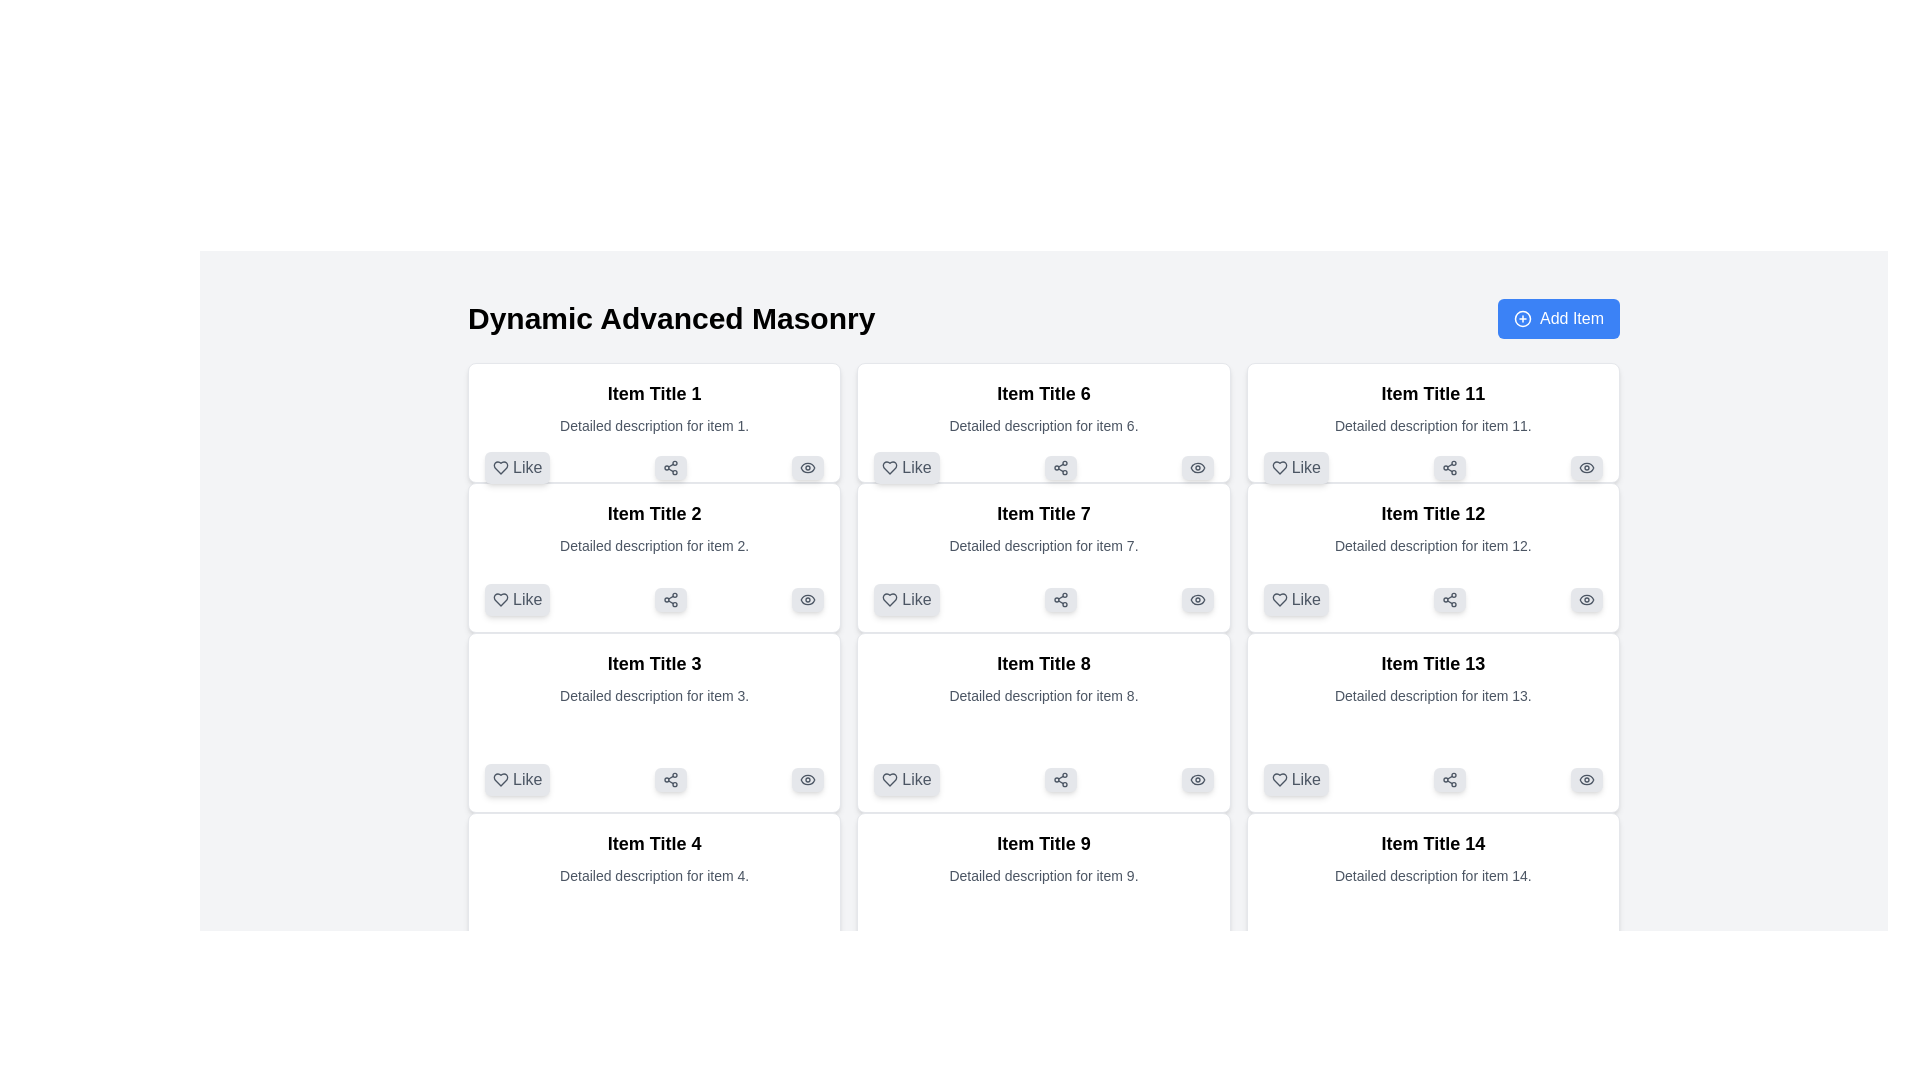 The width and height of the screenshot is (1920, 1080). Describe the element at coordinates (1197, 467) in the screenshot. I see `the Icon button located in the top-right corner of the card labeled 'Item Title 6' for keyboard interaction` at that location.